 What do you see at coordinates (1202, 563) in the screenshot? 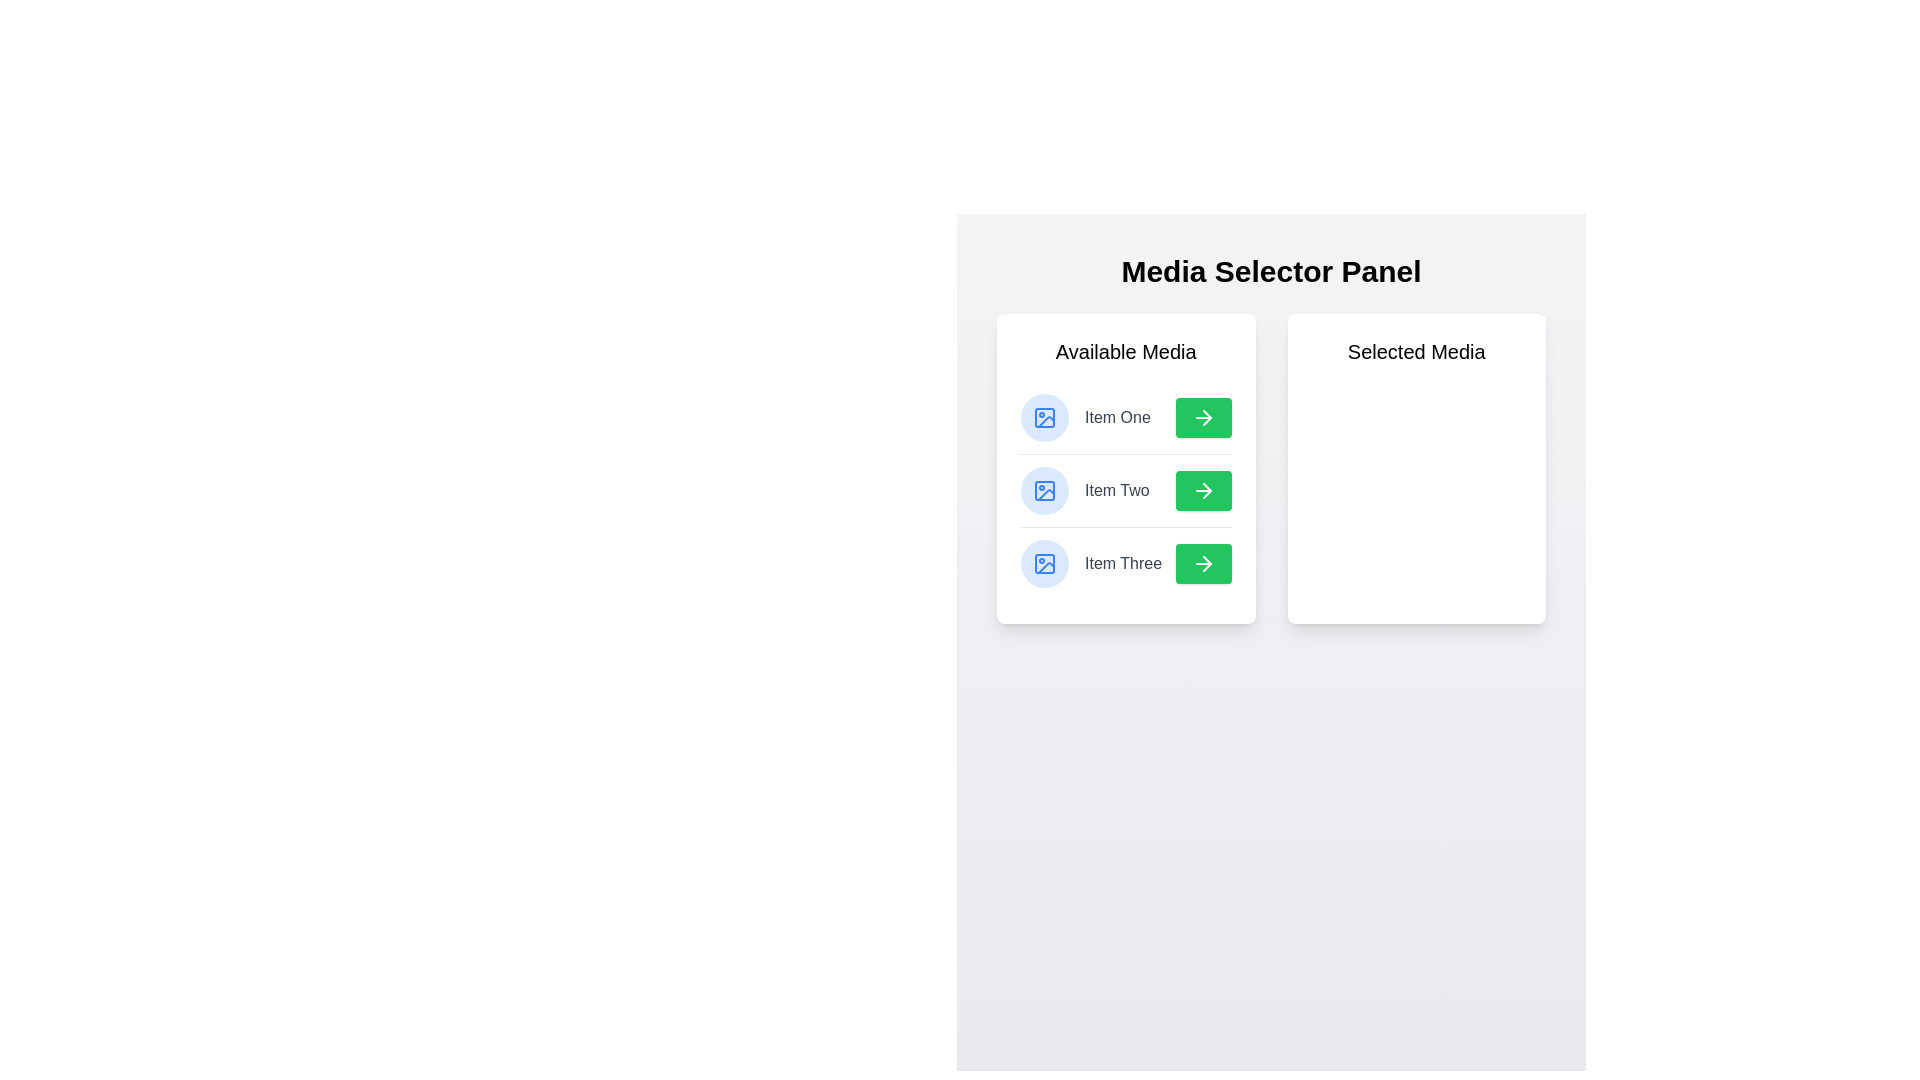
I see `the button for 'Item Three' in the 'Available Media' panel` at bounding box center [1202, 563].